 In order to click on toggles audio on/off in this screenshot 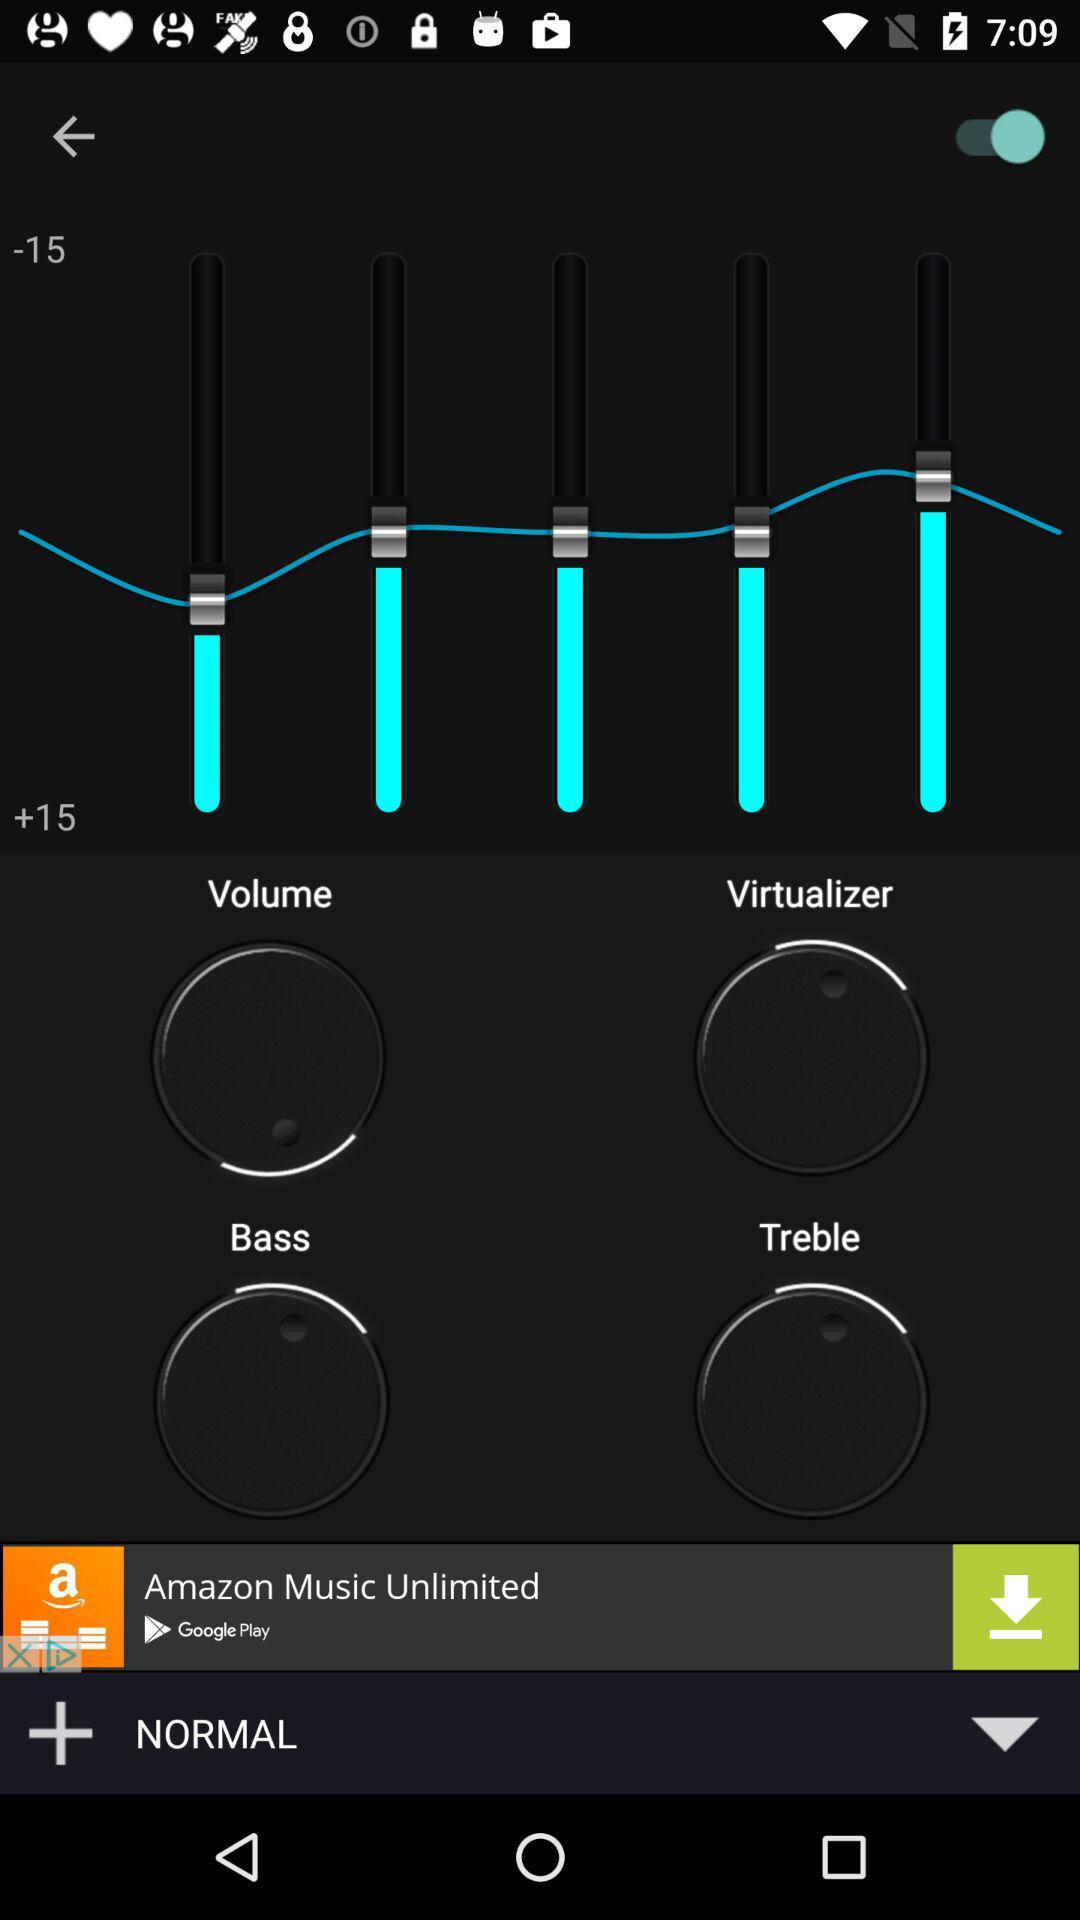, I will do `click(634, 135)`.